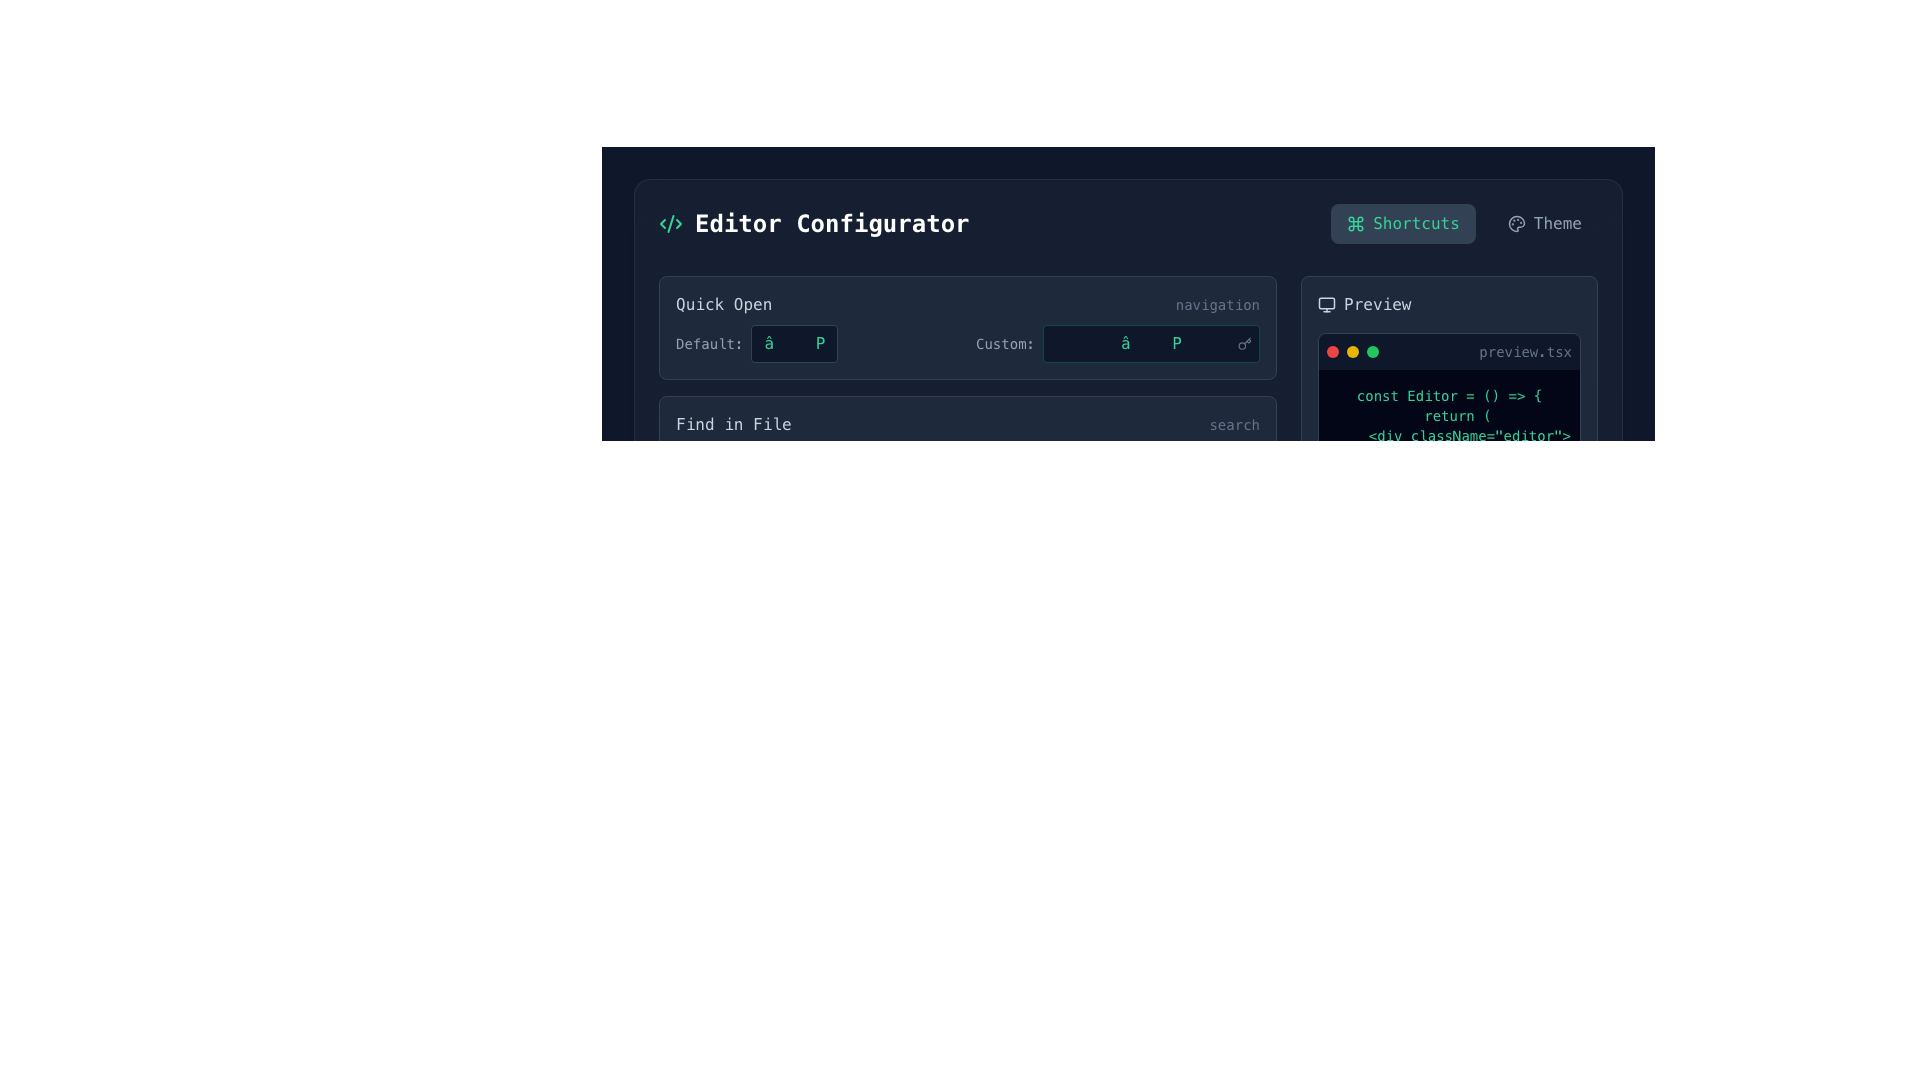  I want to click on the stylized text block '⌘ P' located in the 'Quick Open' section, which is emphasized with a green font color and a dark background, so click(817, 342).